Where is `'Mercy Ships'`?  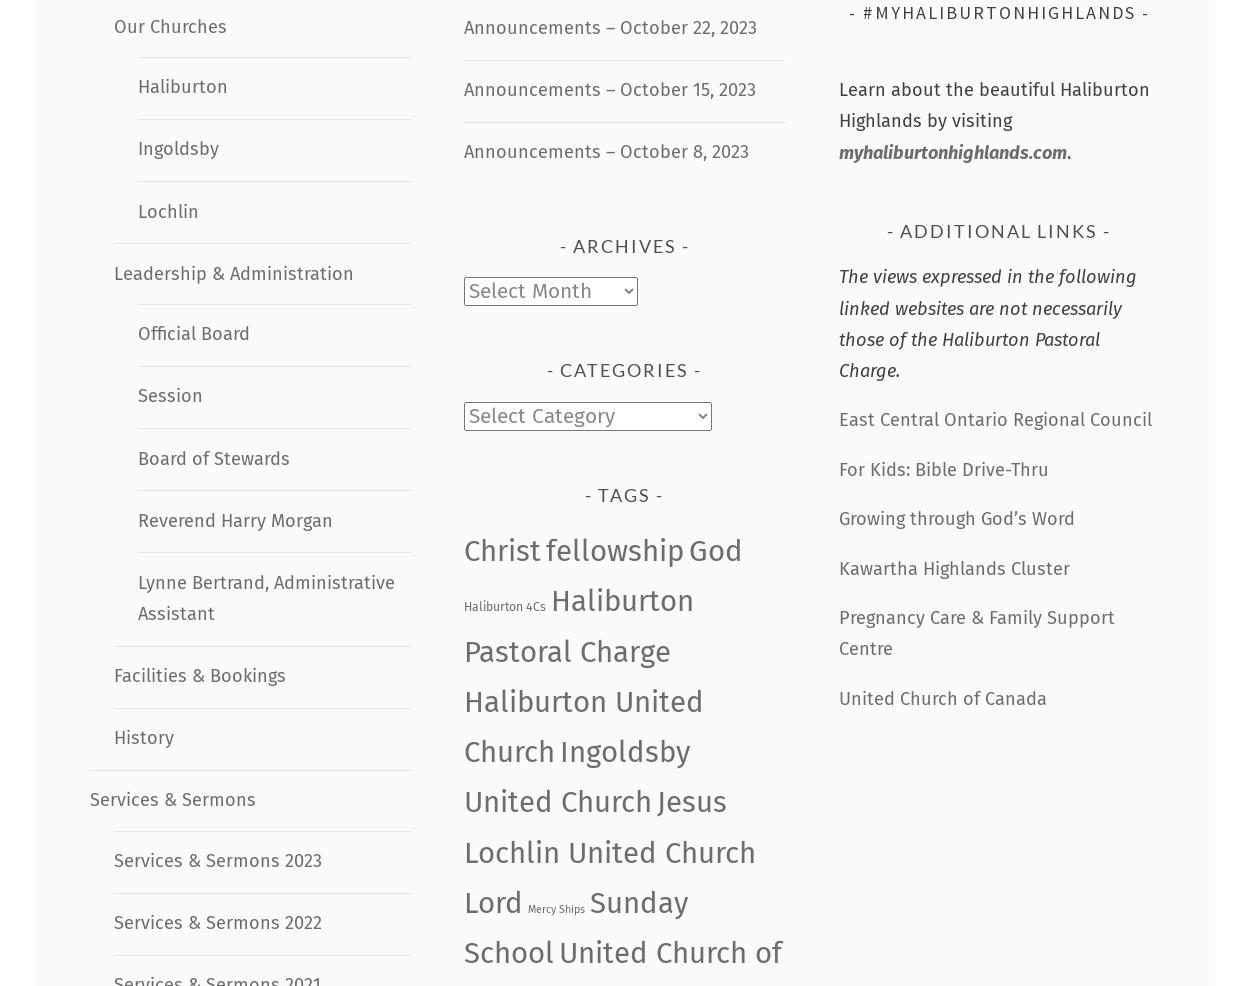 'Mercy Ships' is located at coordinates (528, 908).